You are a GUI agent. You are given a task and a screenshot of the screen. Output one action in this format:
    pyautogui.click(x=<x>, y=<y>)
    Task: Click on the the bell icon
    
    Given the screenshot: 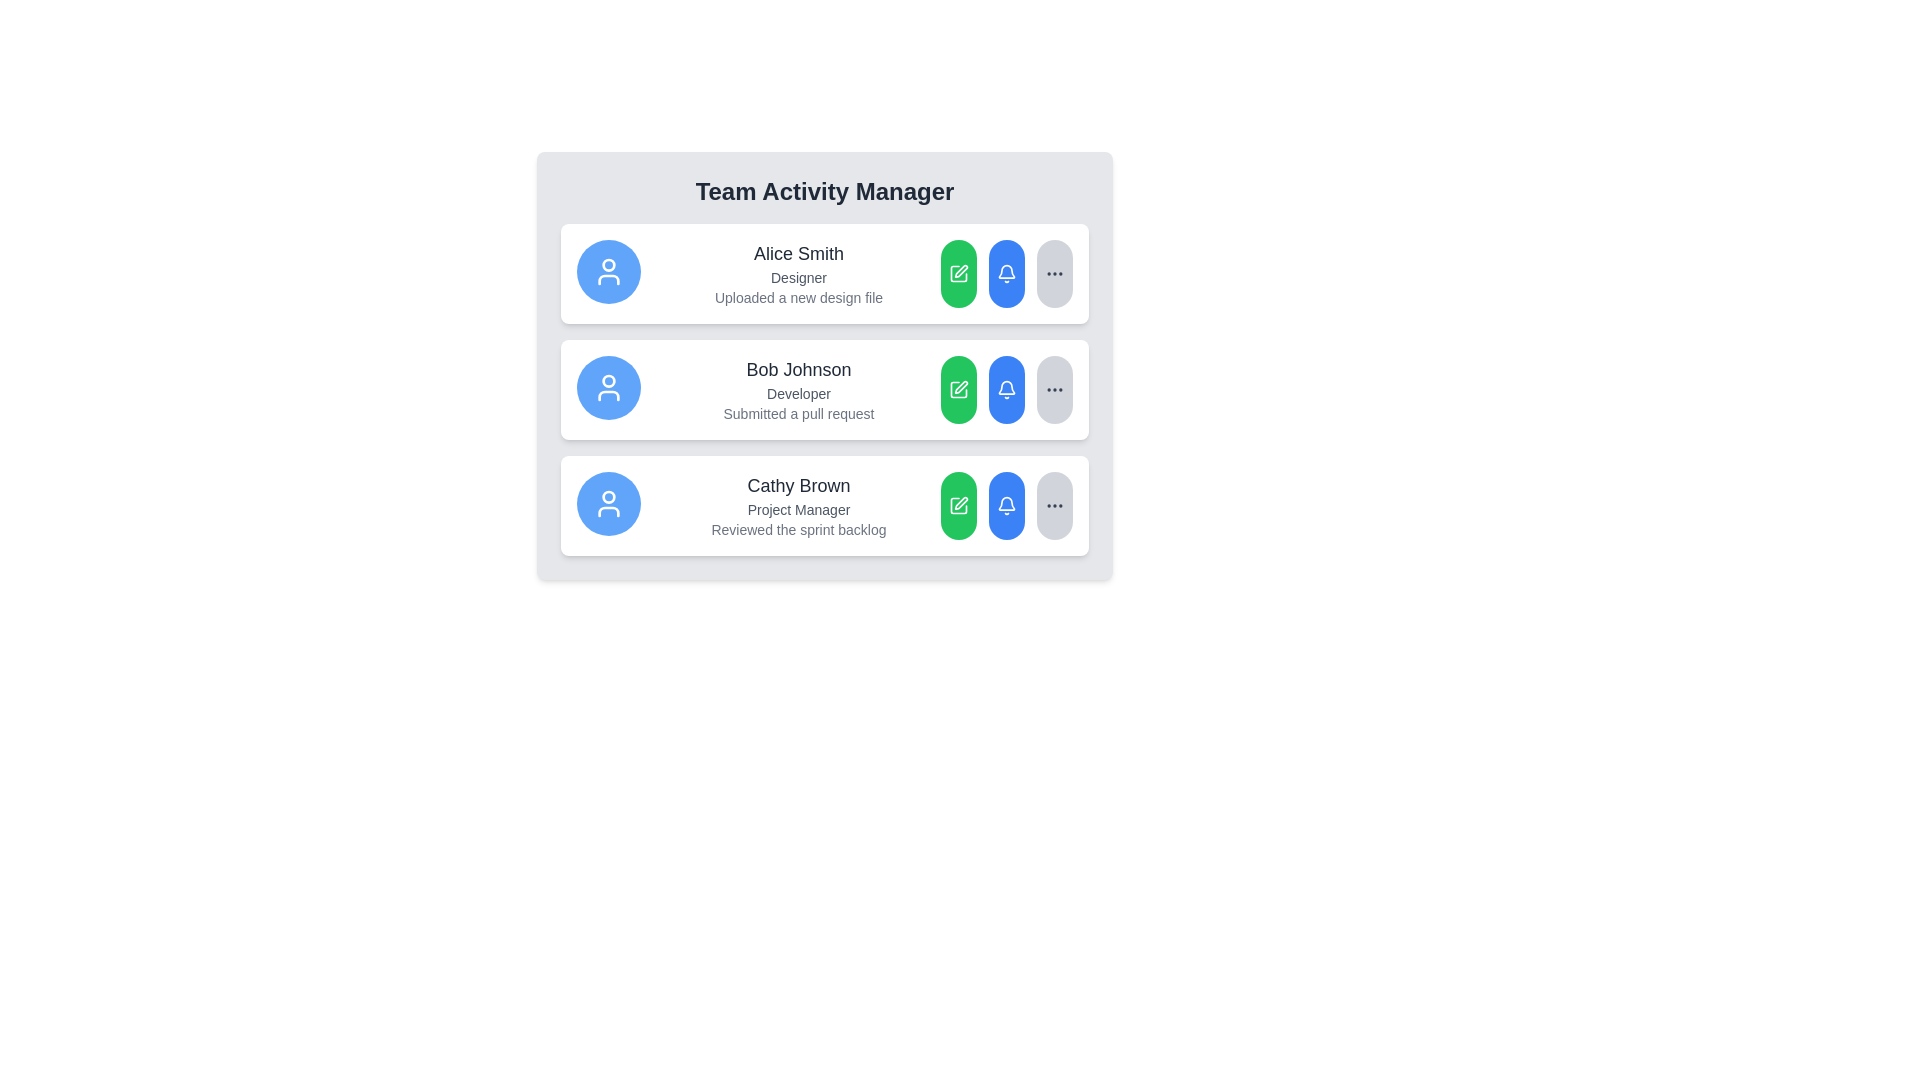 What is the action you would take?
    pyautogui.click(x=1007, y=387)
    